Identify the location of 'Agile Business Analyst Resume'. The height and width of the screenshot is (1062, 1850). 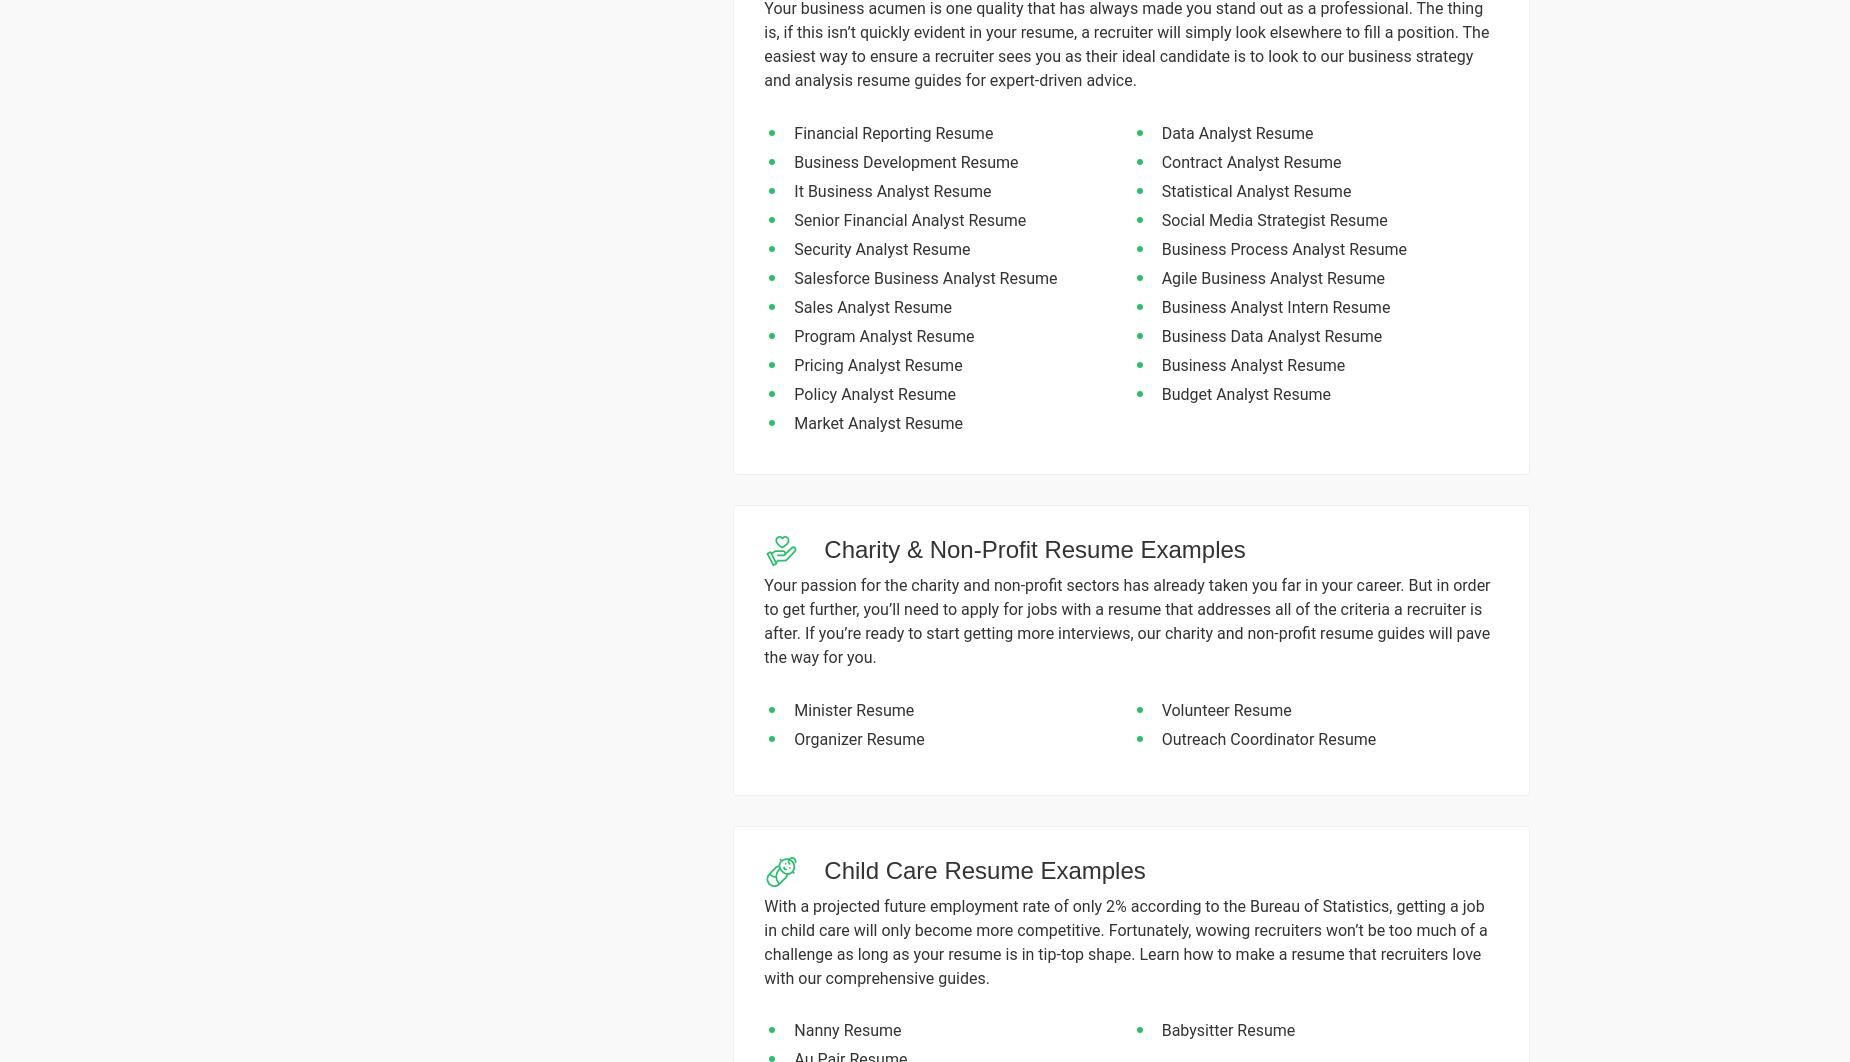
(1271, 276).